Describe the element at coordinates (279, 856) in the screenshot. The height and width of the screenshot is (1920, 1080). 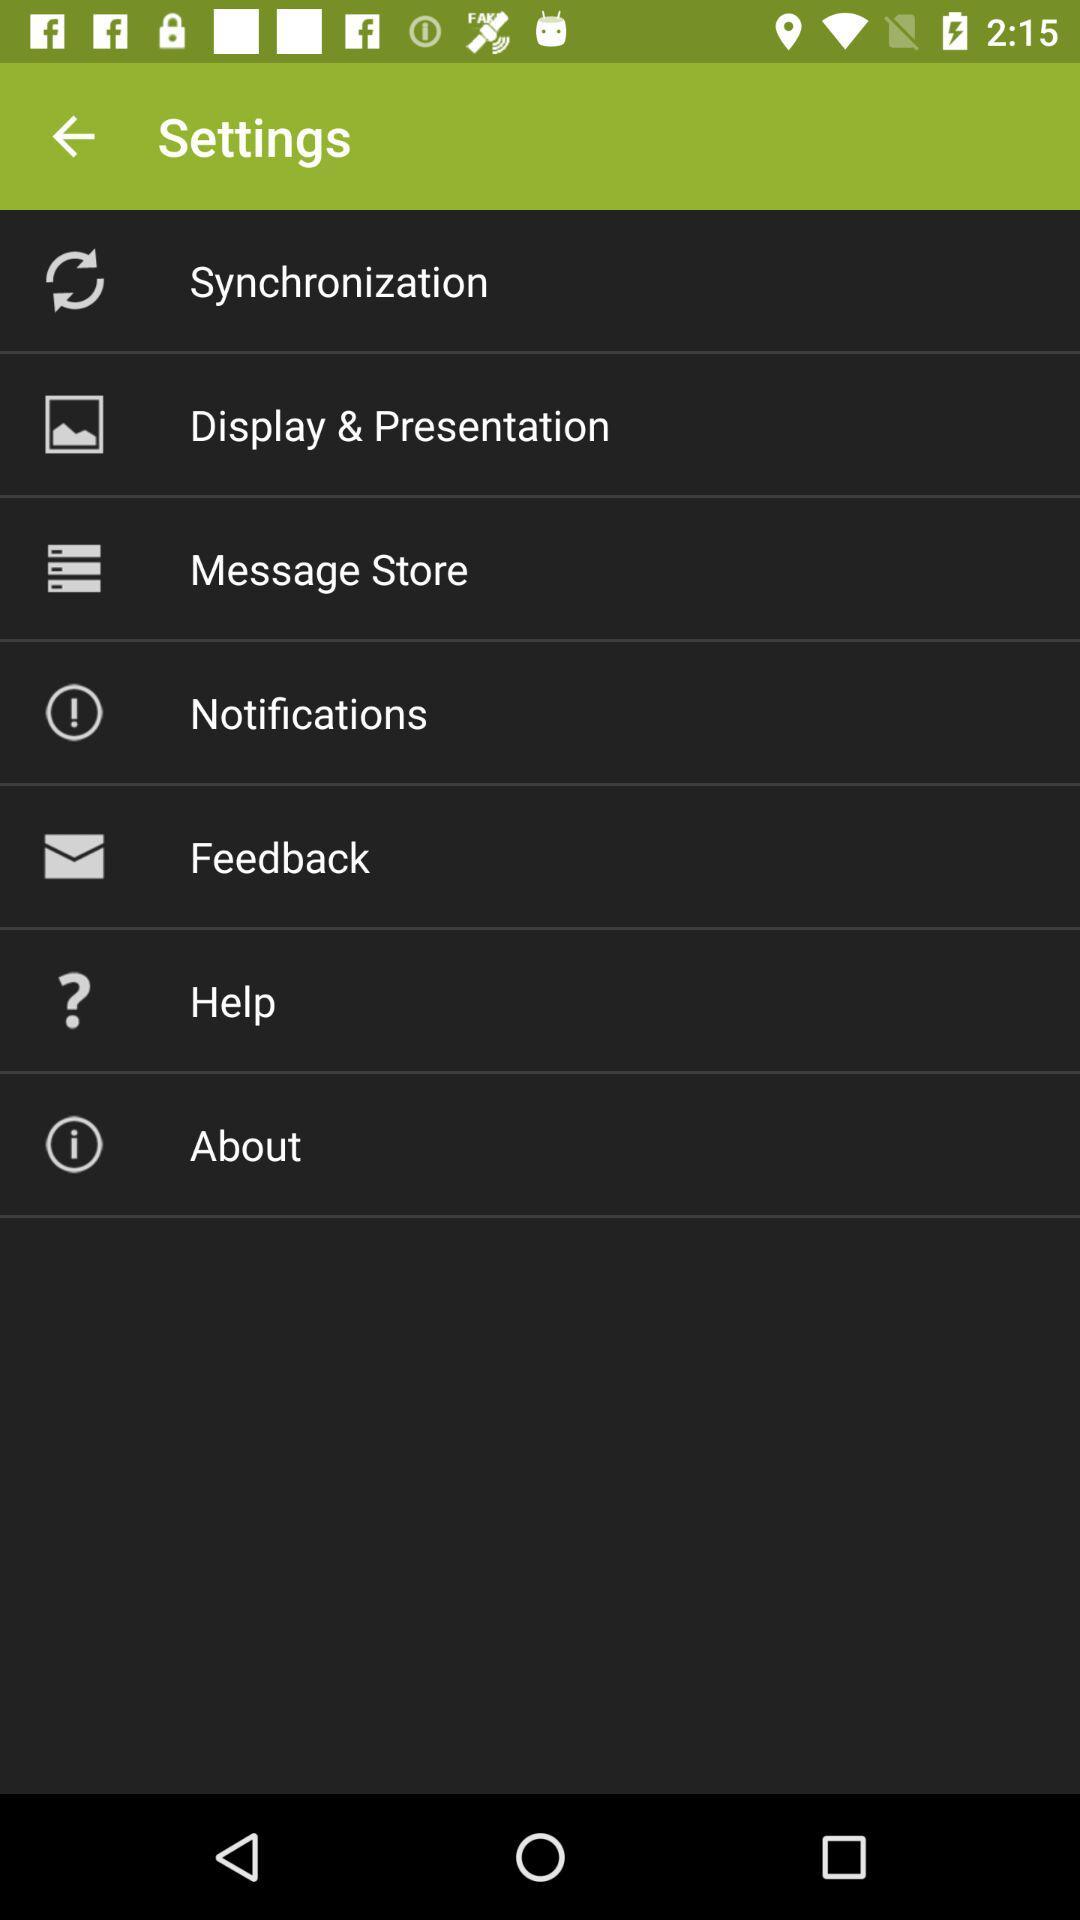
I see `the item above help icon` at that location.